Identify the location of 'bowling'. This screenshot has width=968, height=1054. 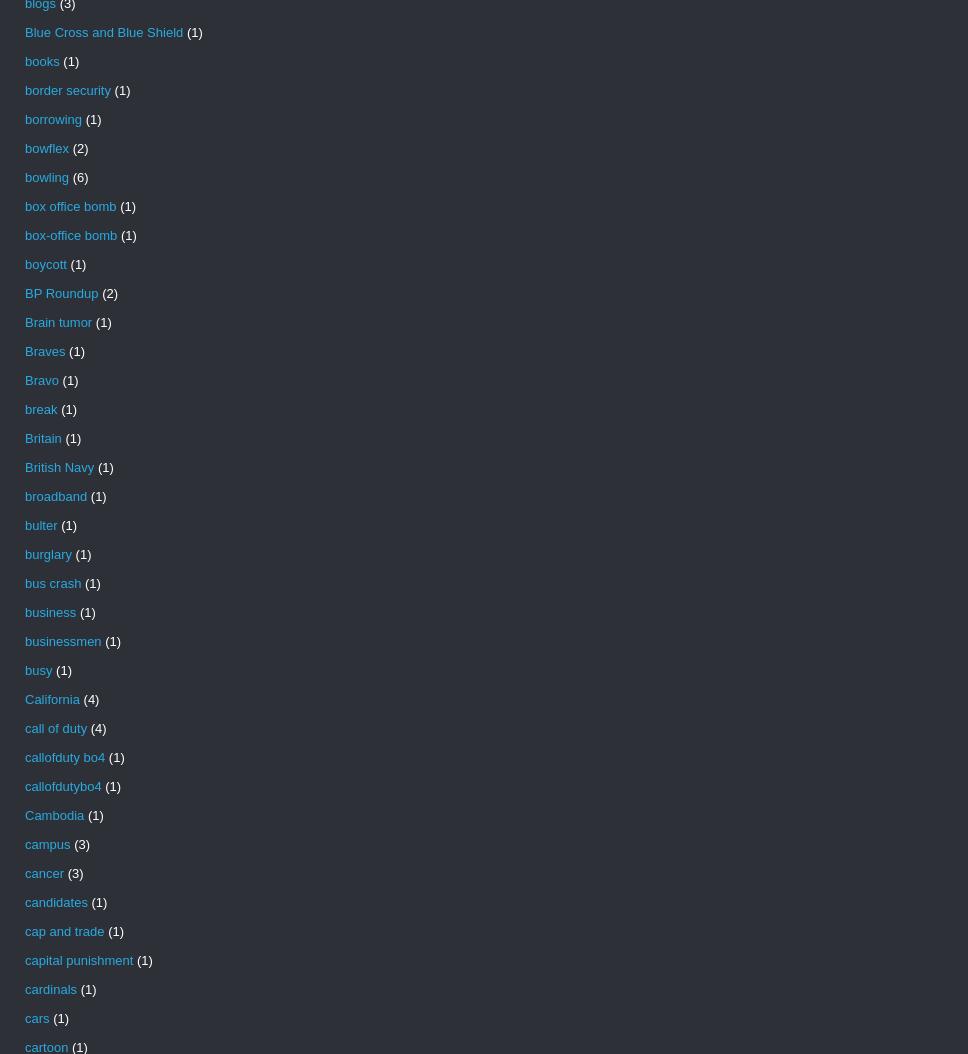
(46, 176).